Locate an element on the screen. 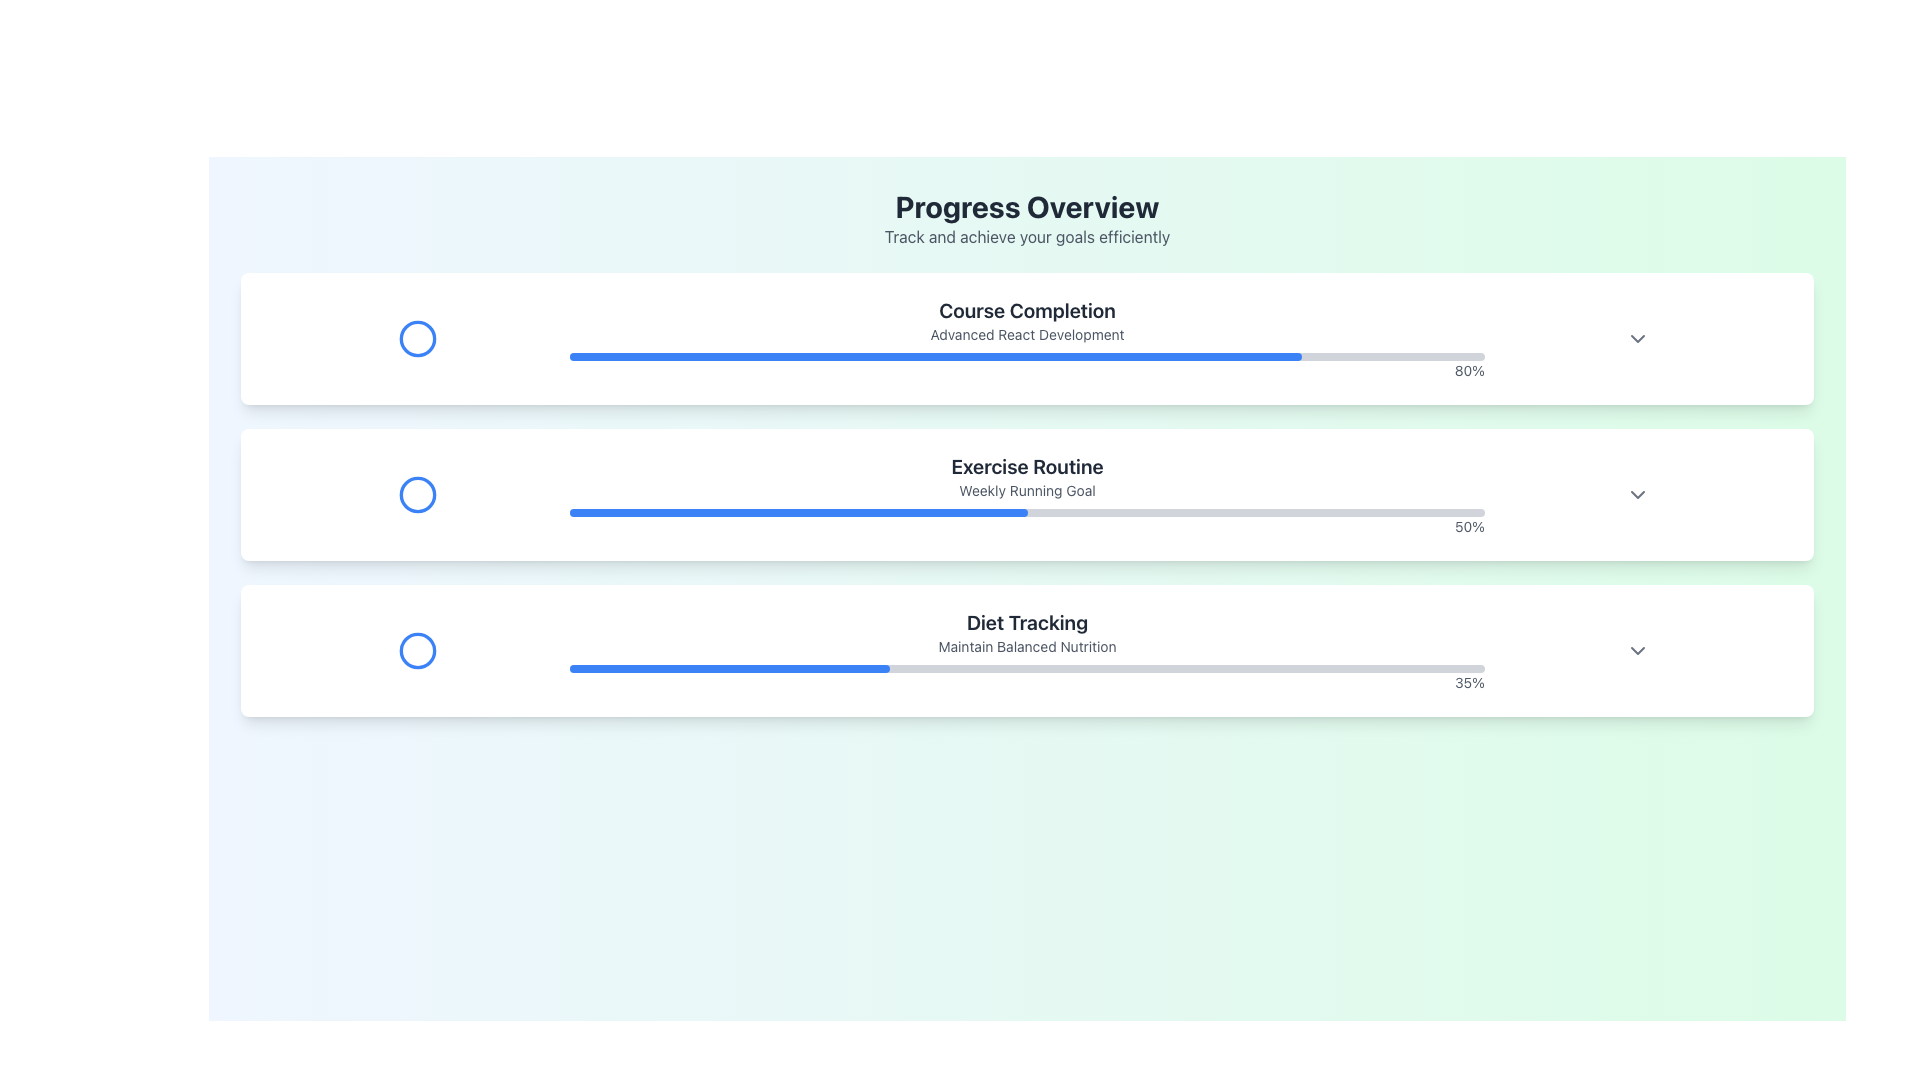 The height and width of the screenshot is (1080, 1920). the downward-pointing gray arrow icon, which is the Dropdown toggle indicator located at the far right of the 'Exercise Routine' progress tracking card is located at coordinates (1637, 494).